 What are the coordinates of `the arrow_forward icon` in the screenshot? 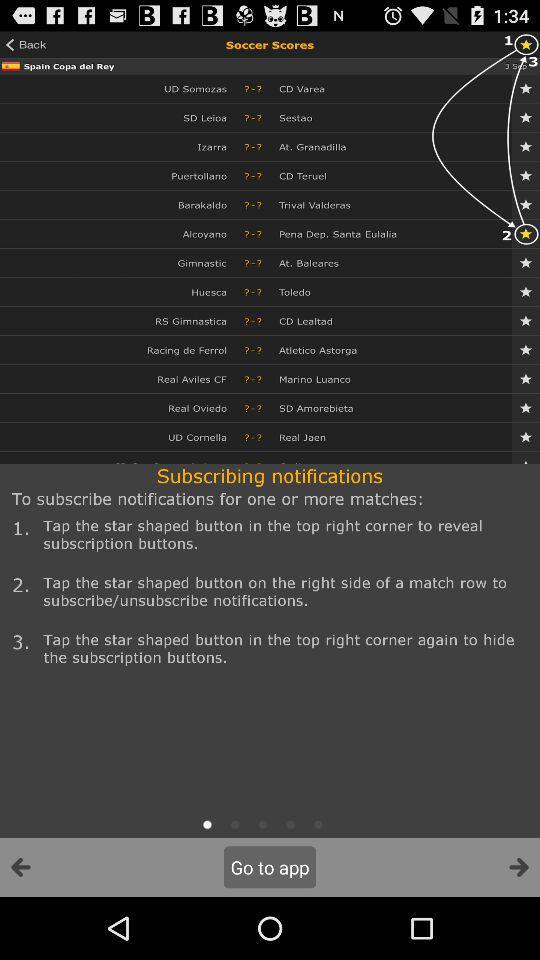 It's located at (518, 928).